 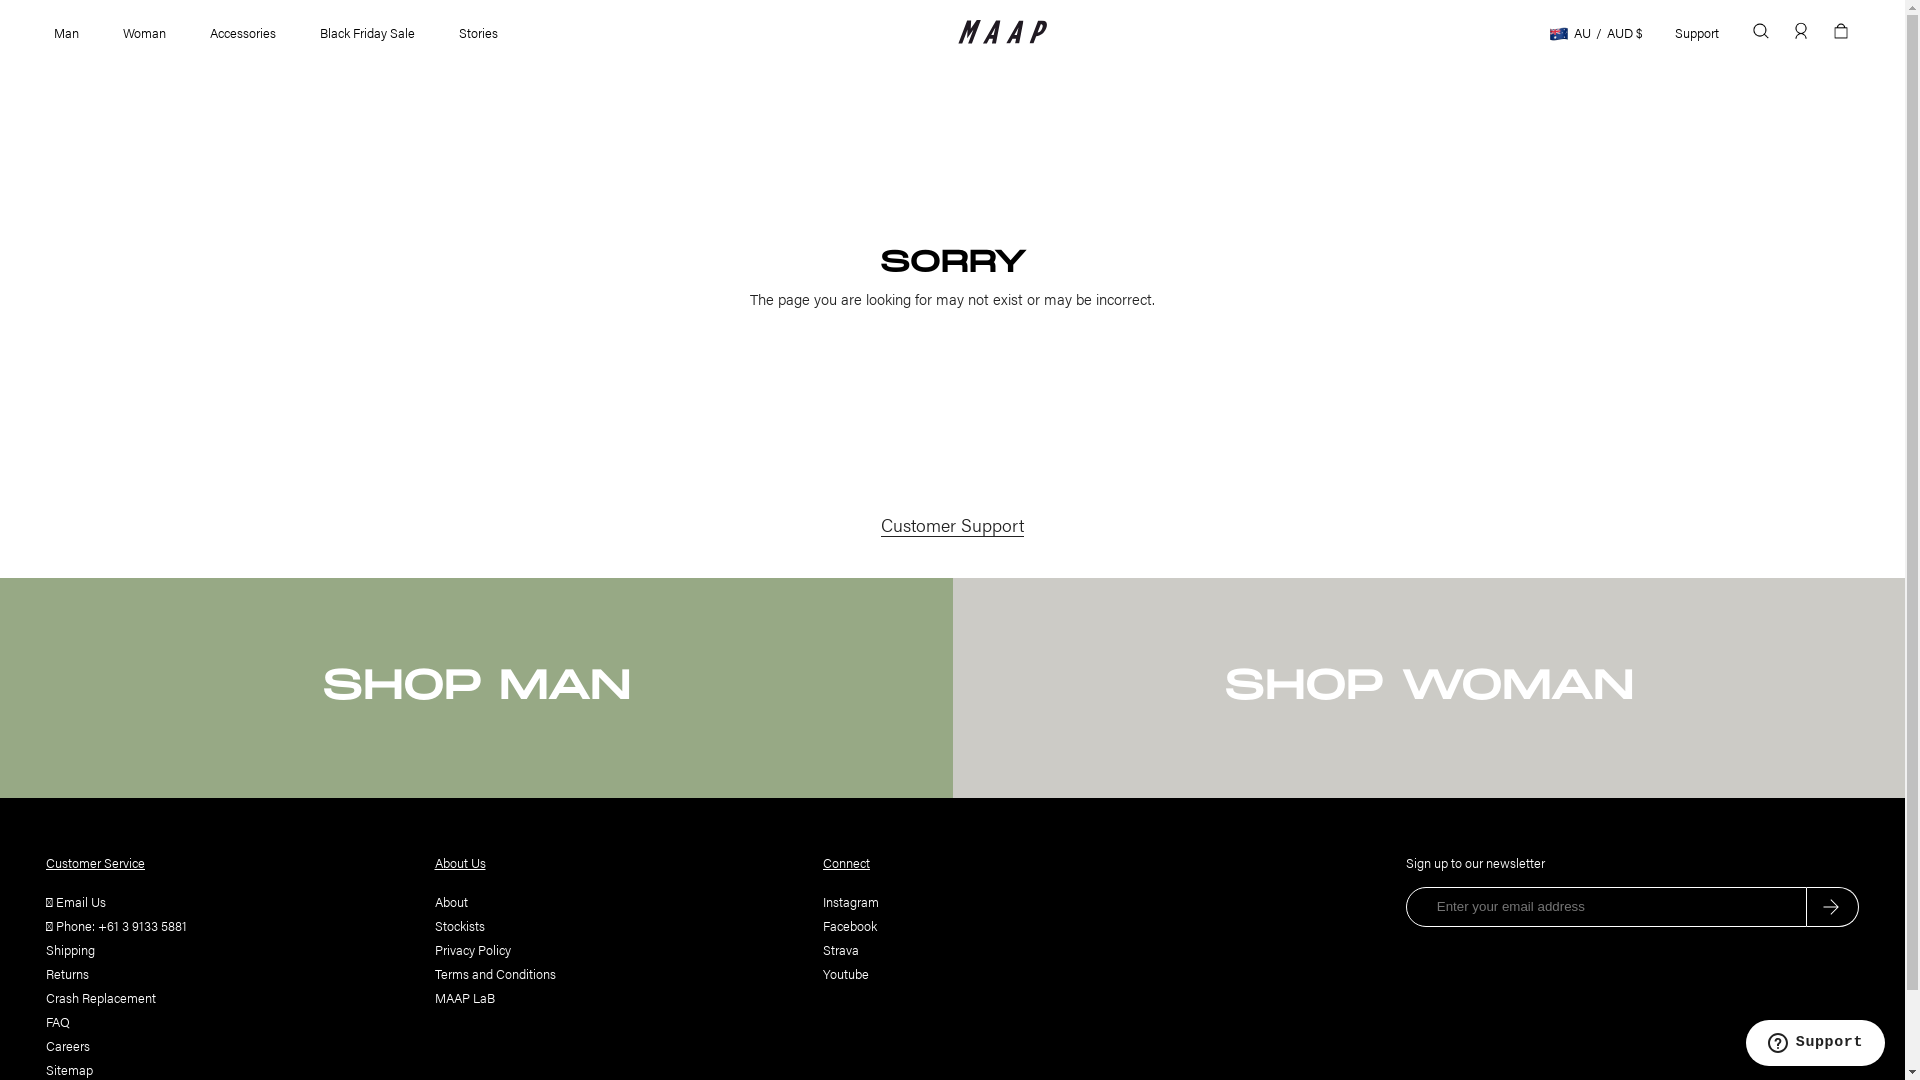 What do you see at coordinates (840, 948) in the screenshot?
I see `'Strava'` at bounding box center [840, 948].